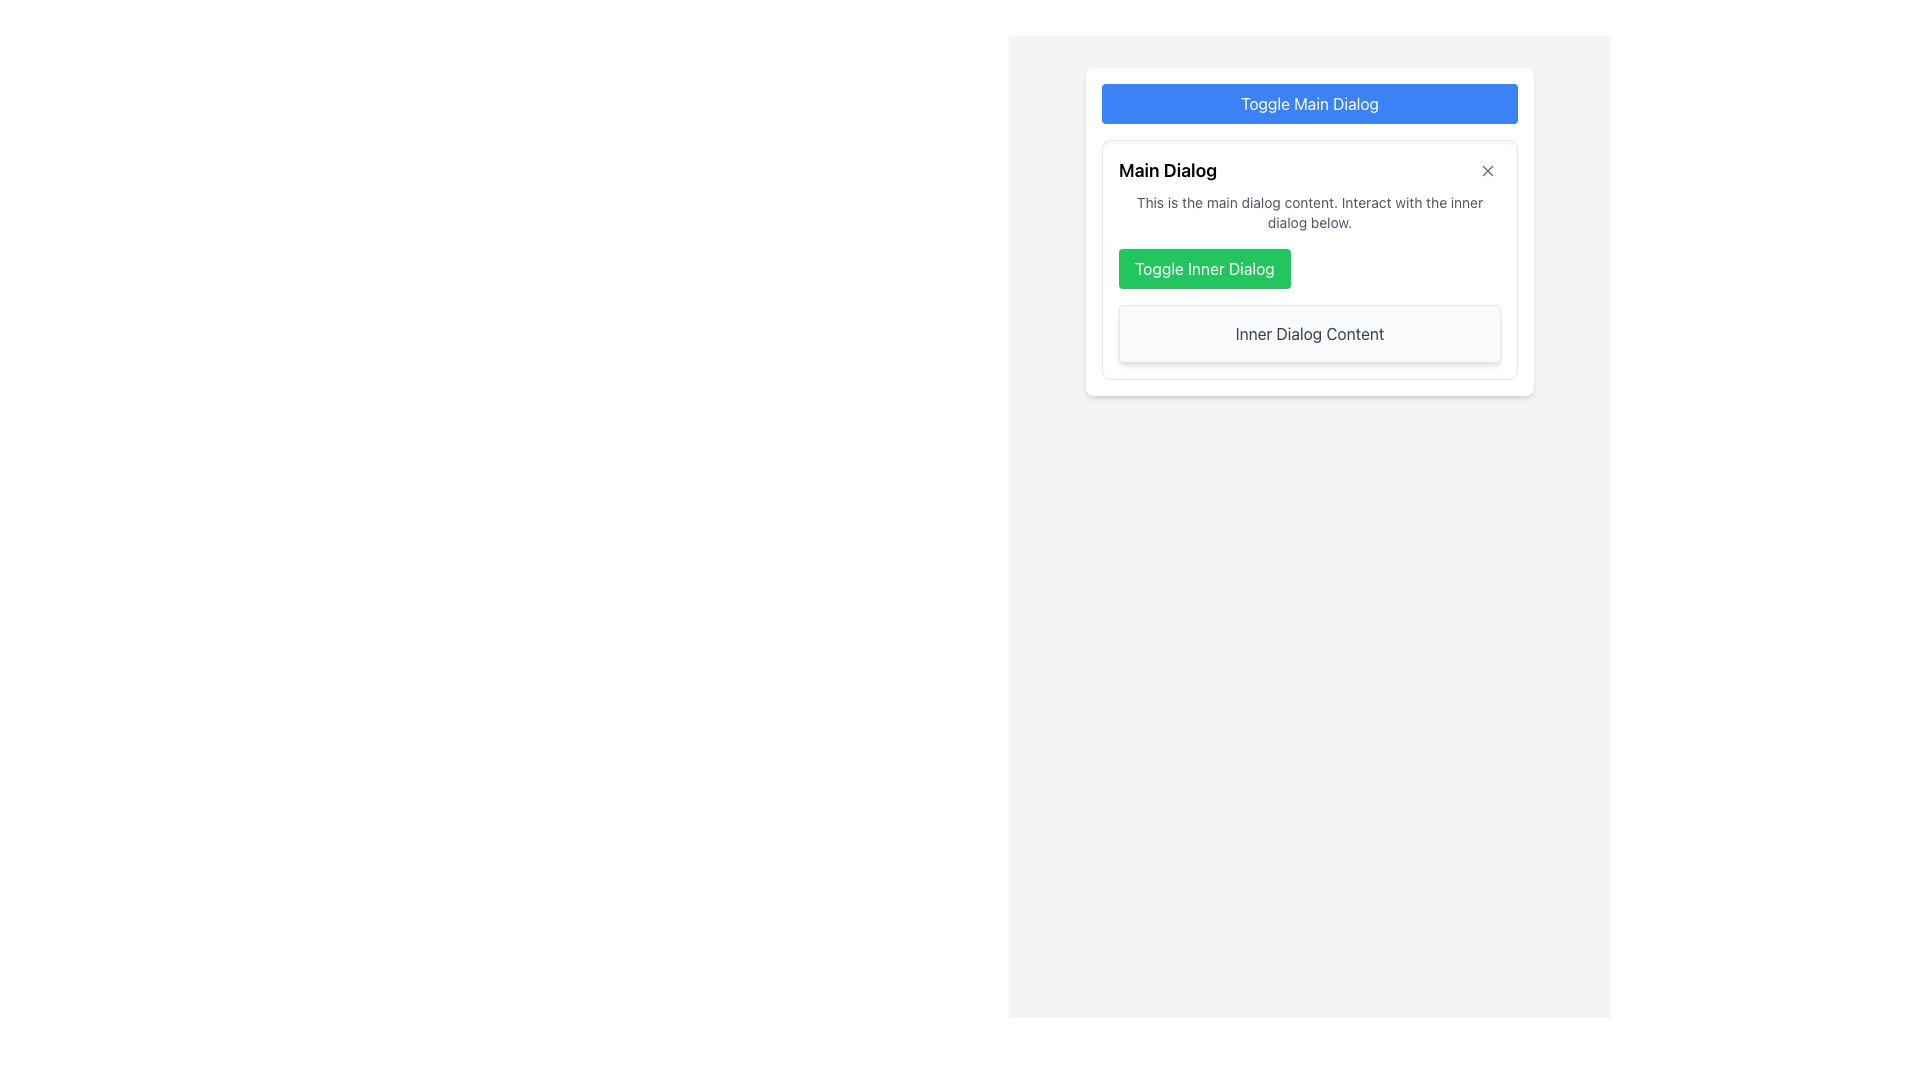  Describe the element at coordinates (1167, 169) in the screenshot. I see `title text label that displays 'Main Dialog' at the top-left of the dialog box` at that location.